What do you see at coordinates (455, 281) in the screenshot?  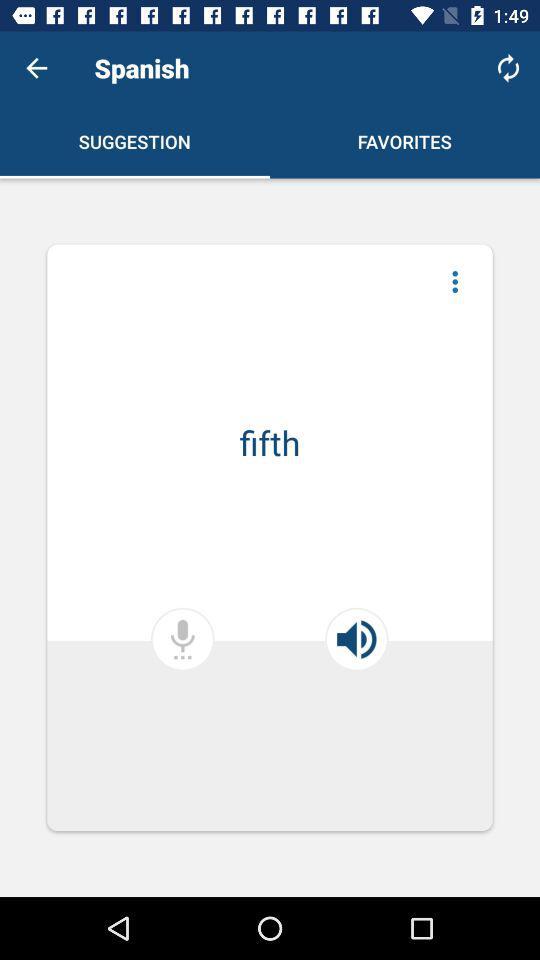 I see `three dots` at bounding box center [455, 281].